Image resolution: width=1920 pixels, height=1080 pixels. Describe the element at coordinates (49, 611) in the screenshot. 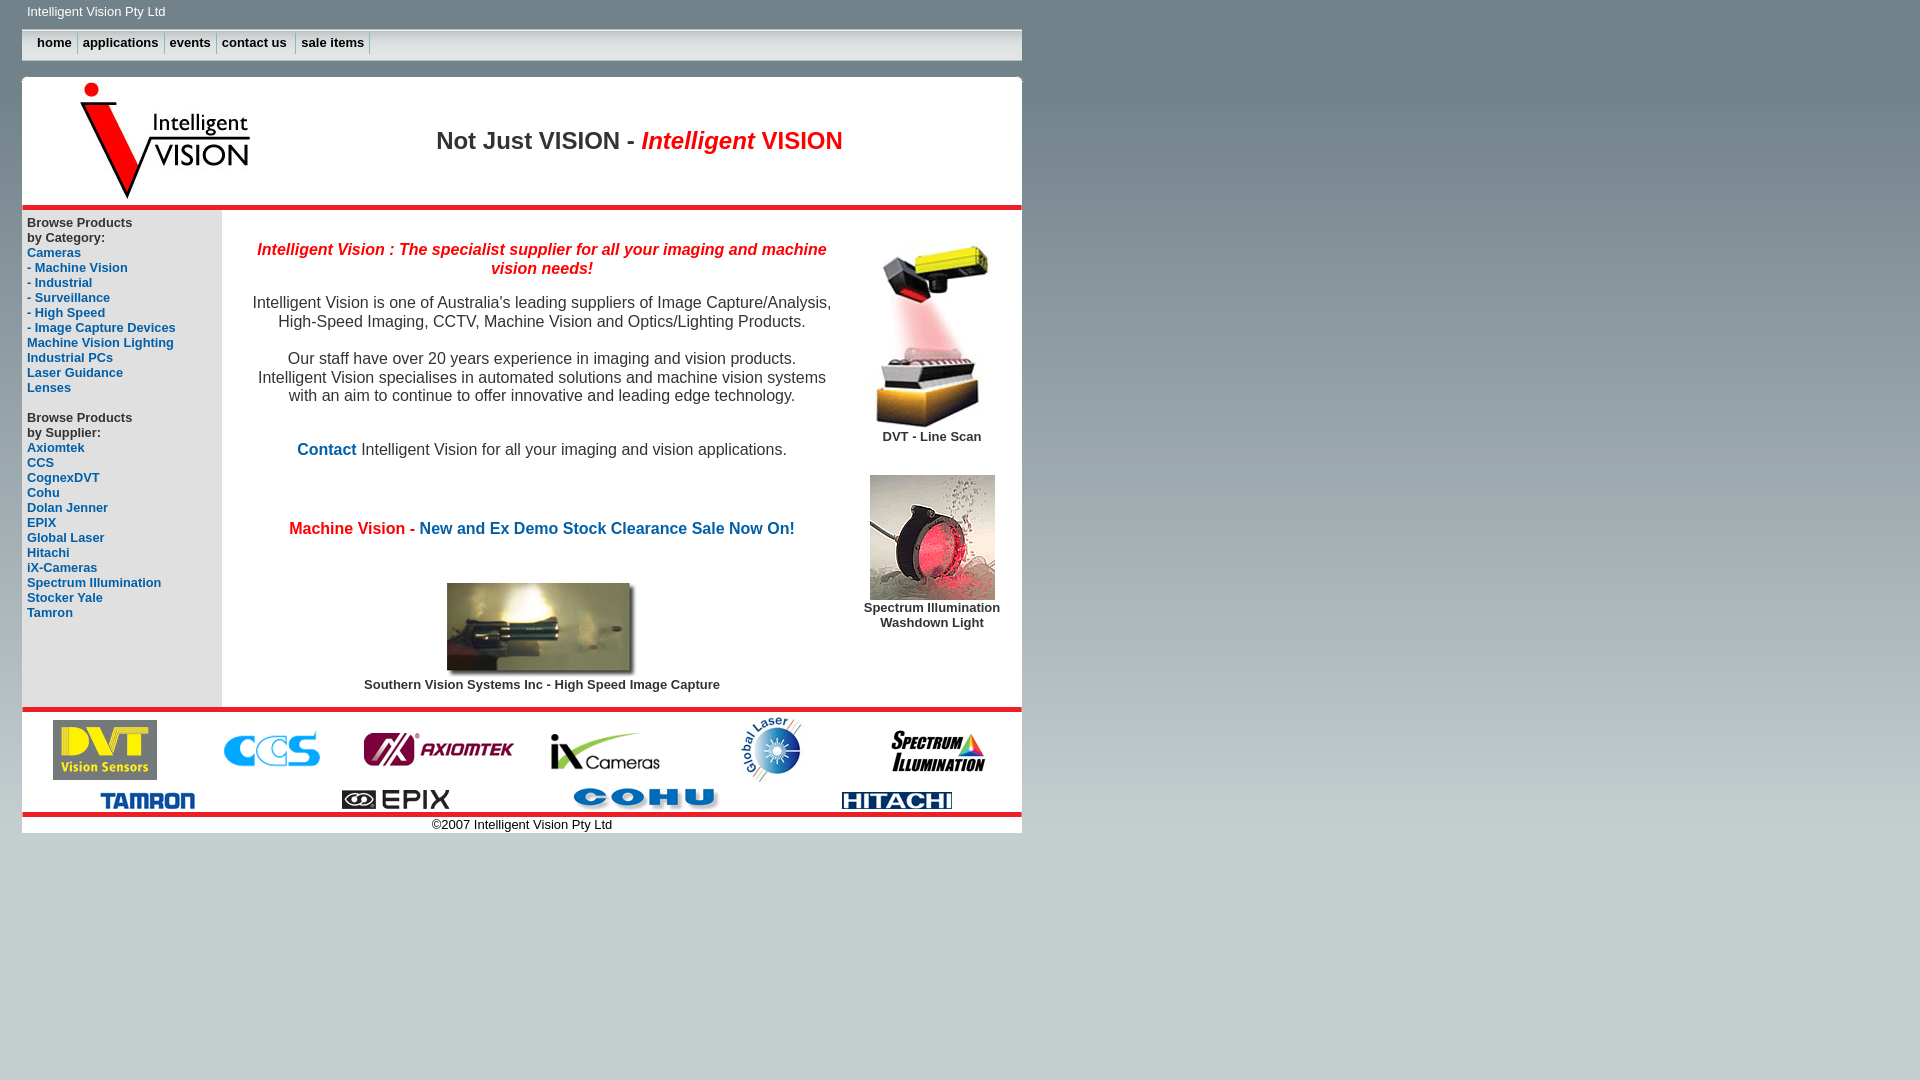

I see `'Tamron'` at that location.